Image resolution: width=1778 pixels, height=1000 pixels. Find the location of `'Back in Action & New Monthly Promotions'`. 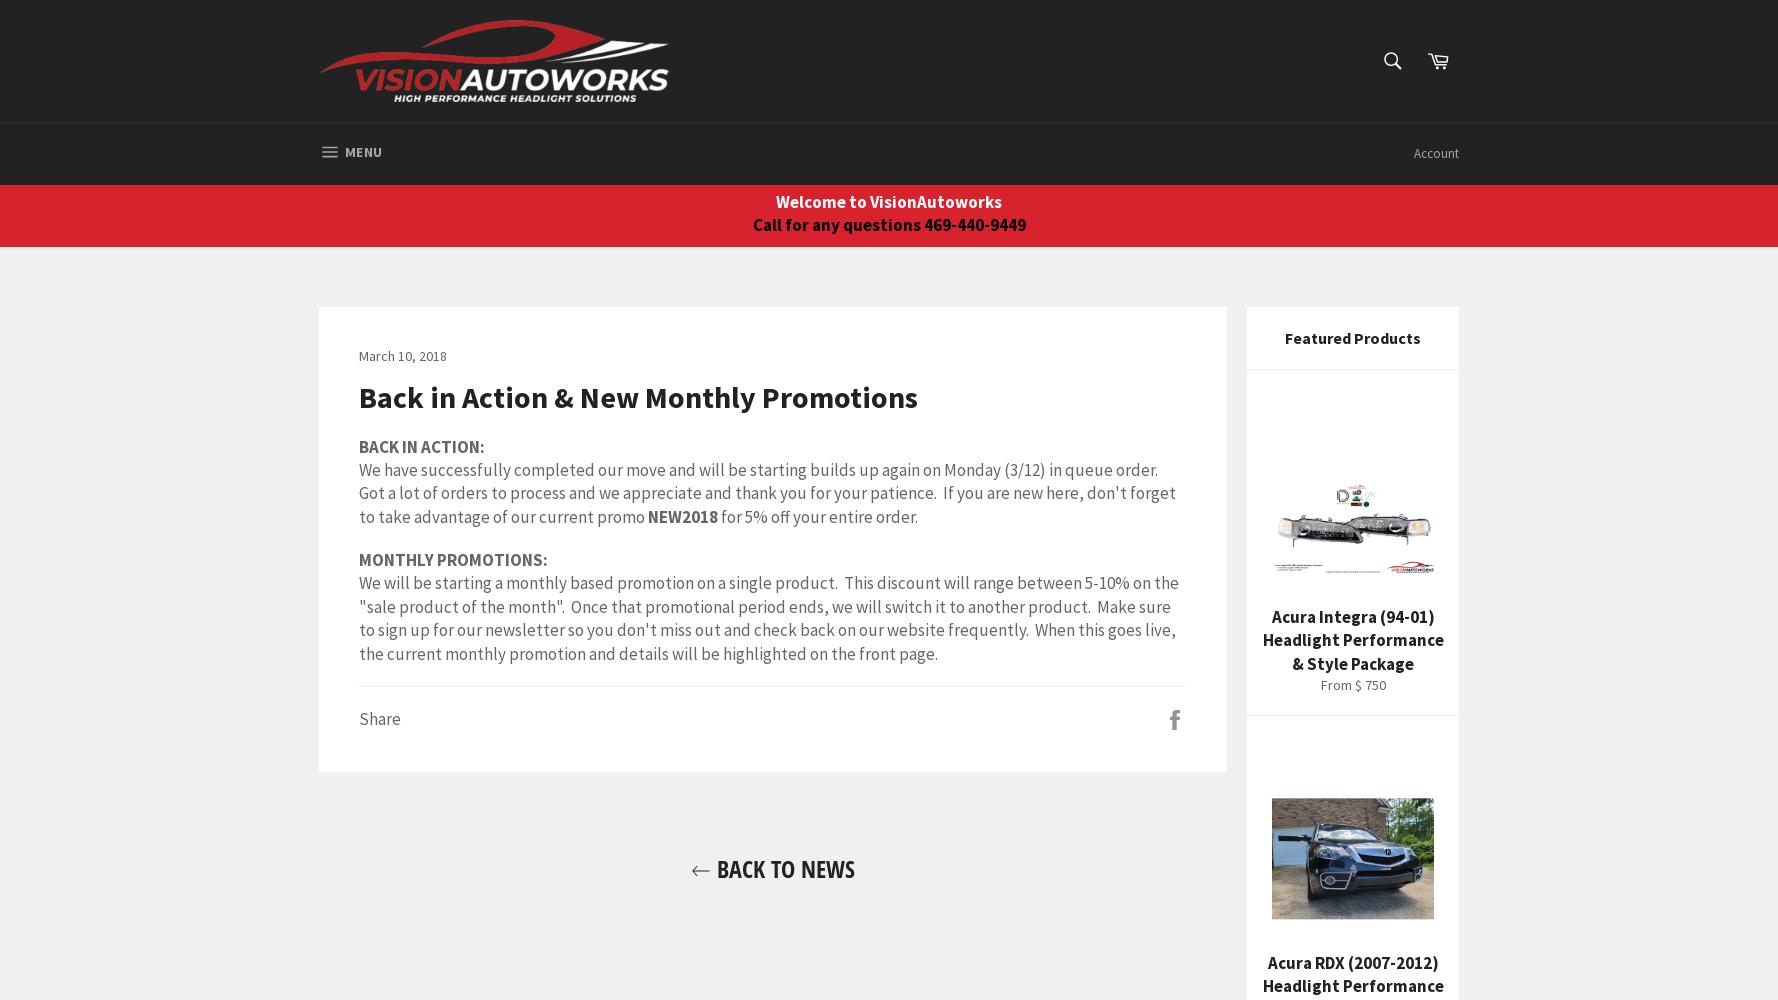

'Back in Action & New Monthly Promotions' is located at coordinates (638, 396).